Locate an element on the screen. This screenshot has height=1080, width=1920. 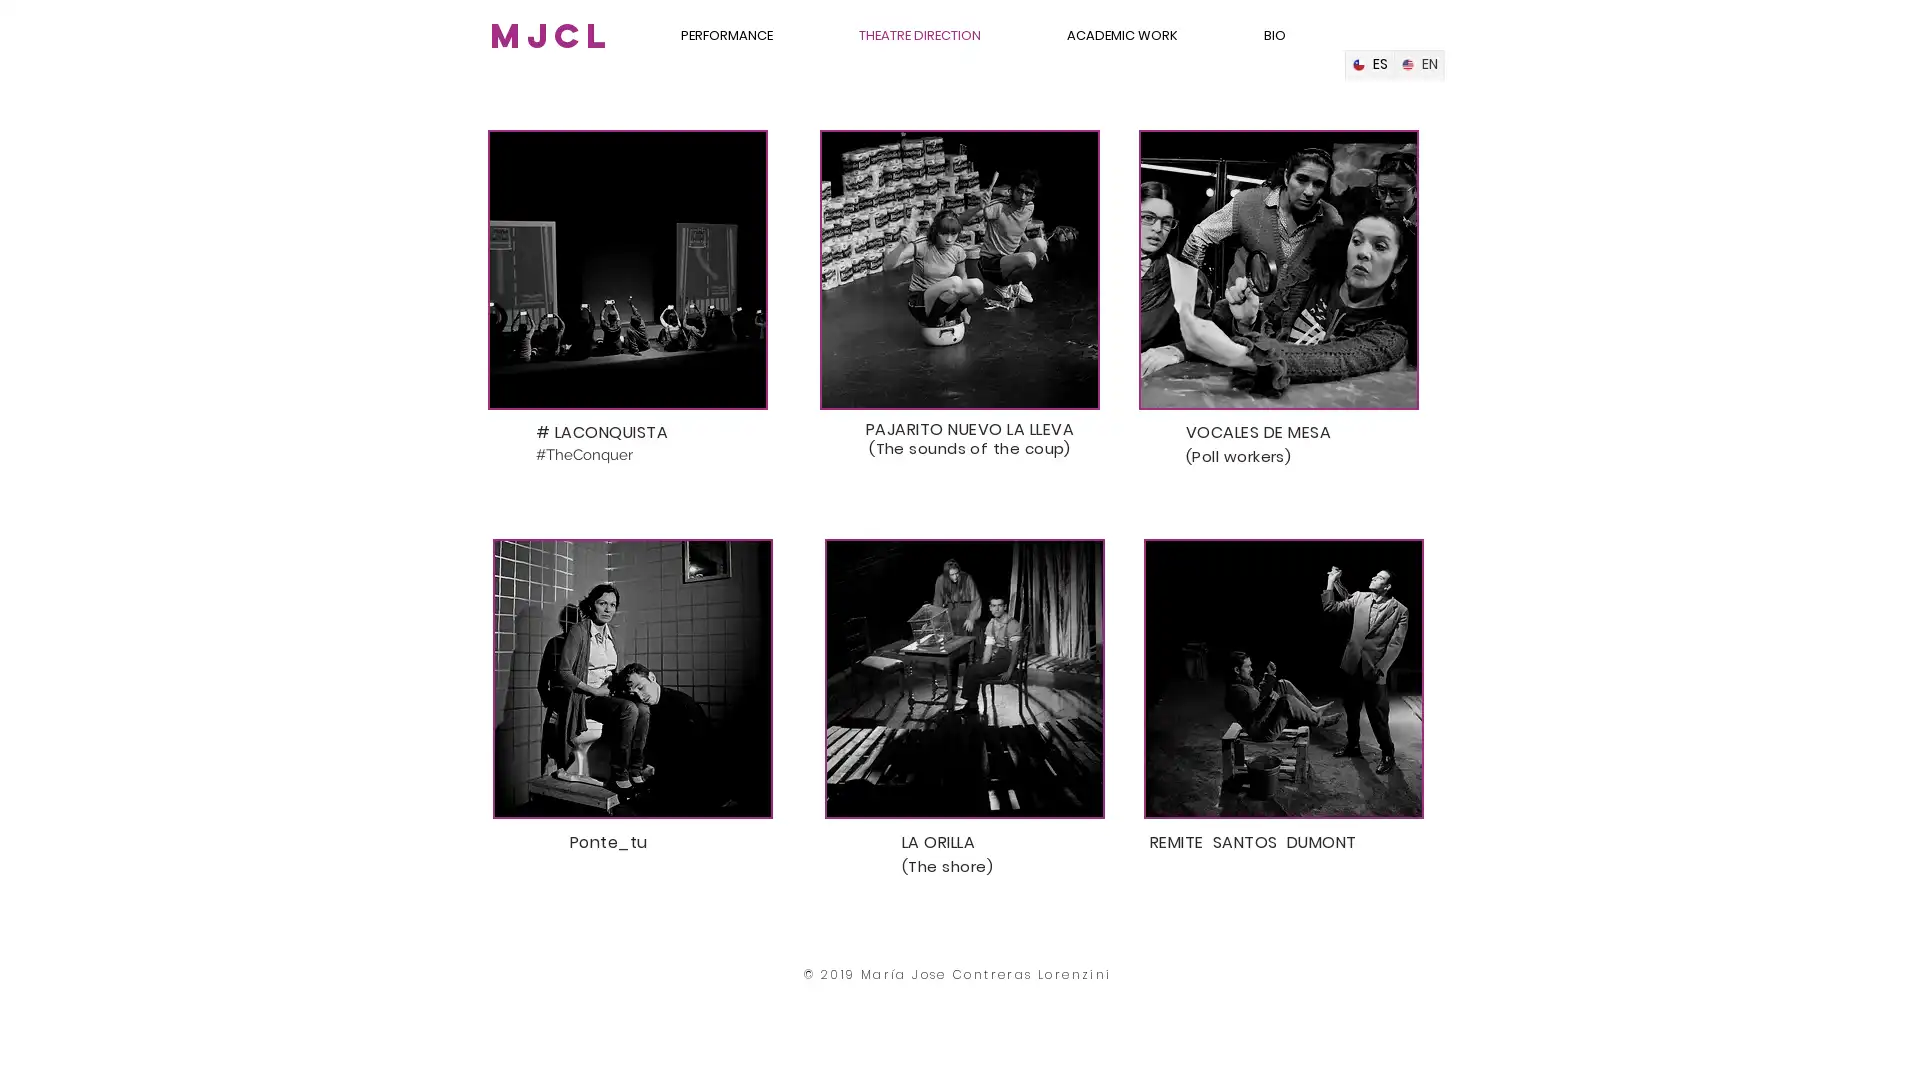
English is located at coordinates (1418, 64).